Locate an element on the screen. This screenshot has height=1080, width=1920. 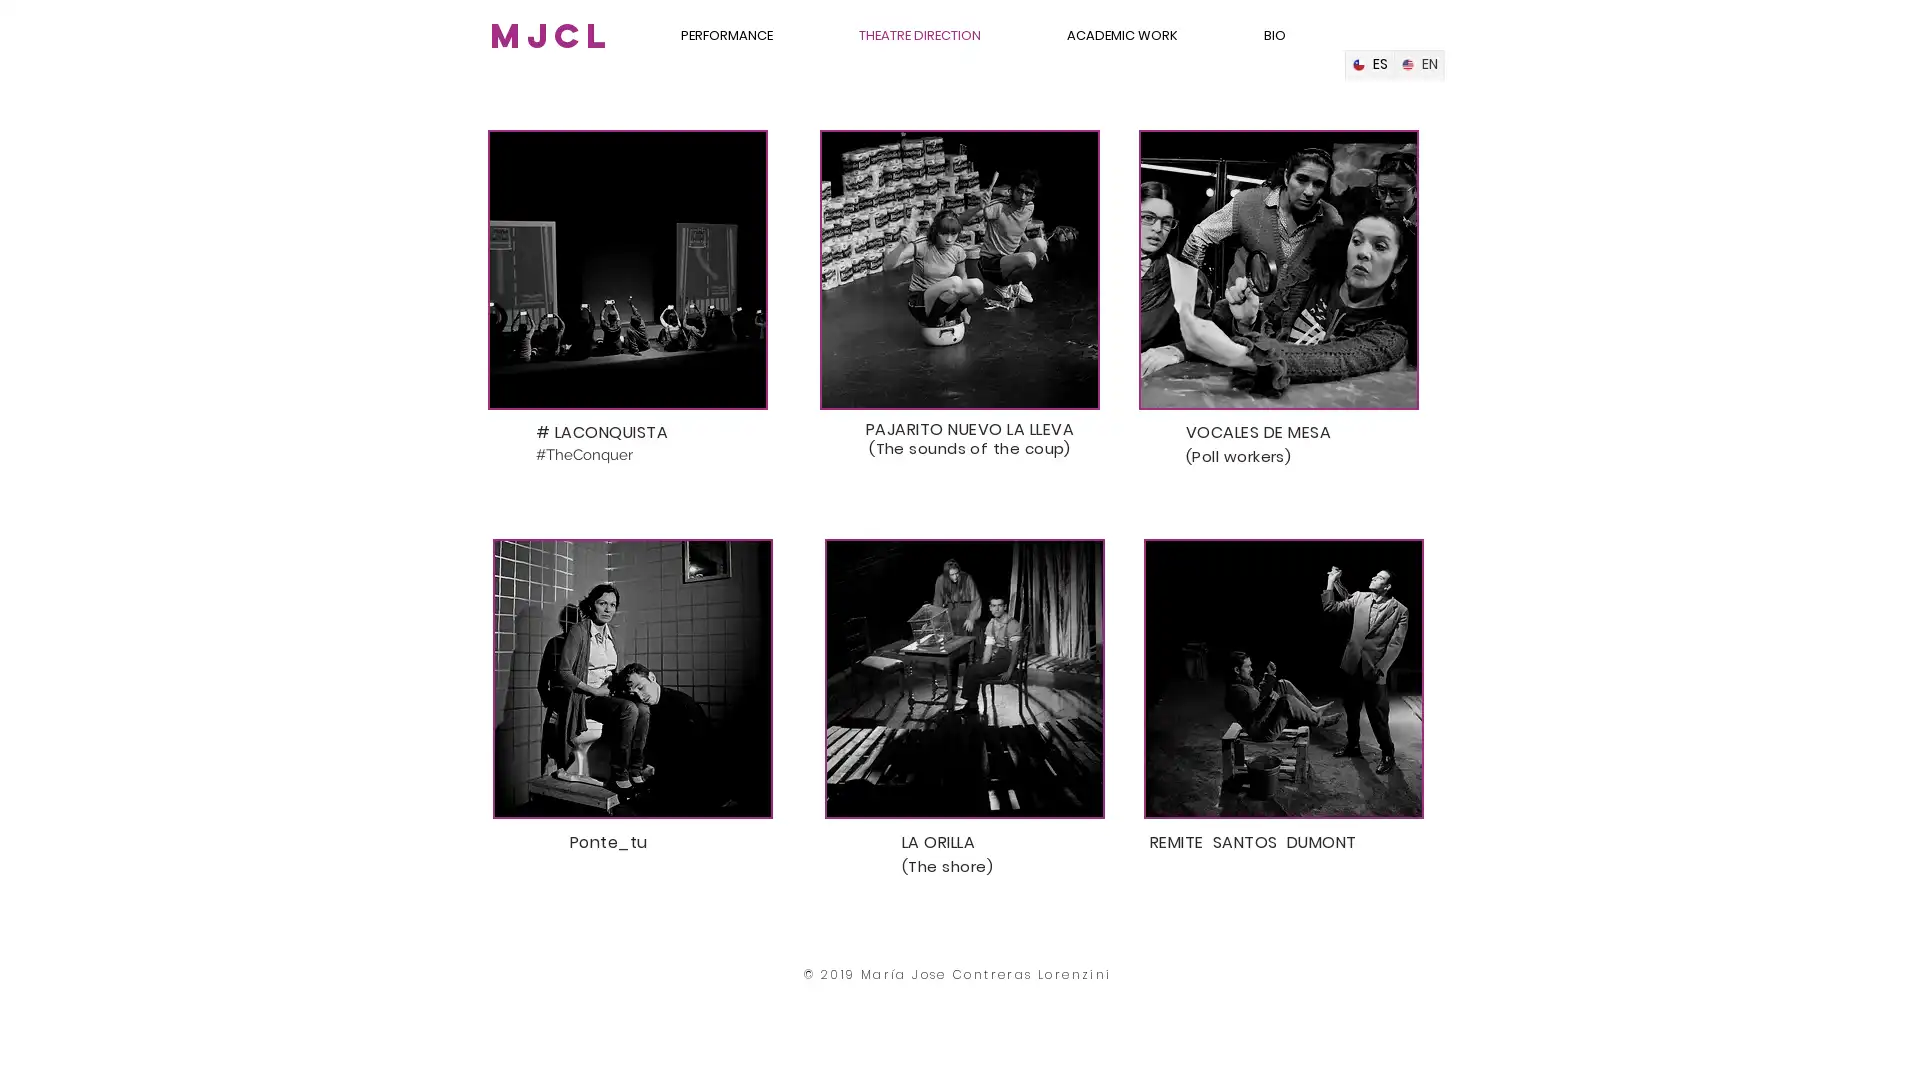
English is located at coordinates (1418, 64).